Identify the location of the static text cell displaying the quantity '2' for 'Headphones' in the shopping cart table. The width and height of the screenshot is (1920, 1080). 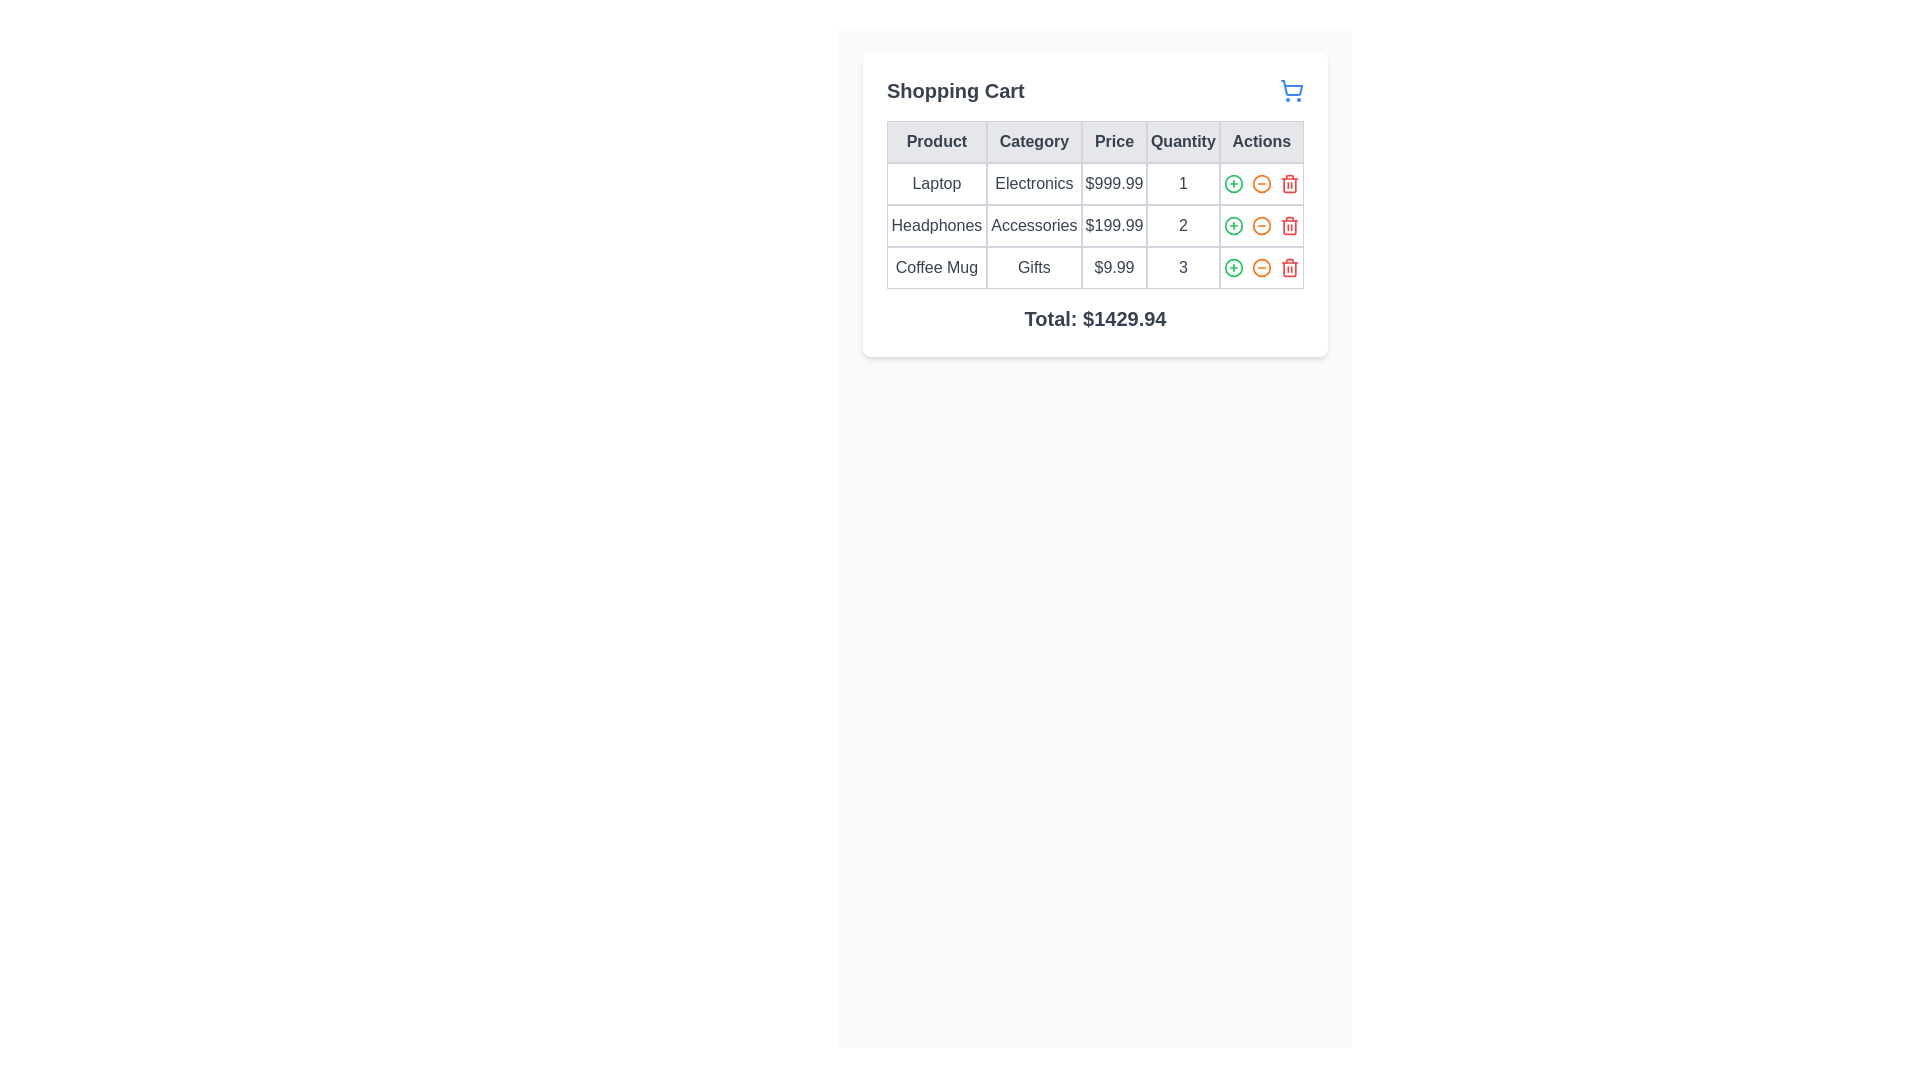
(1183, 225).